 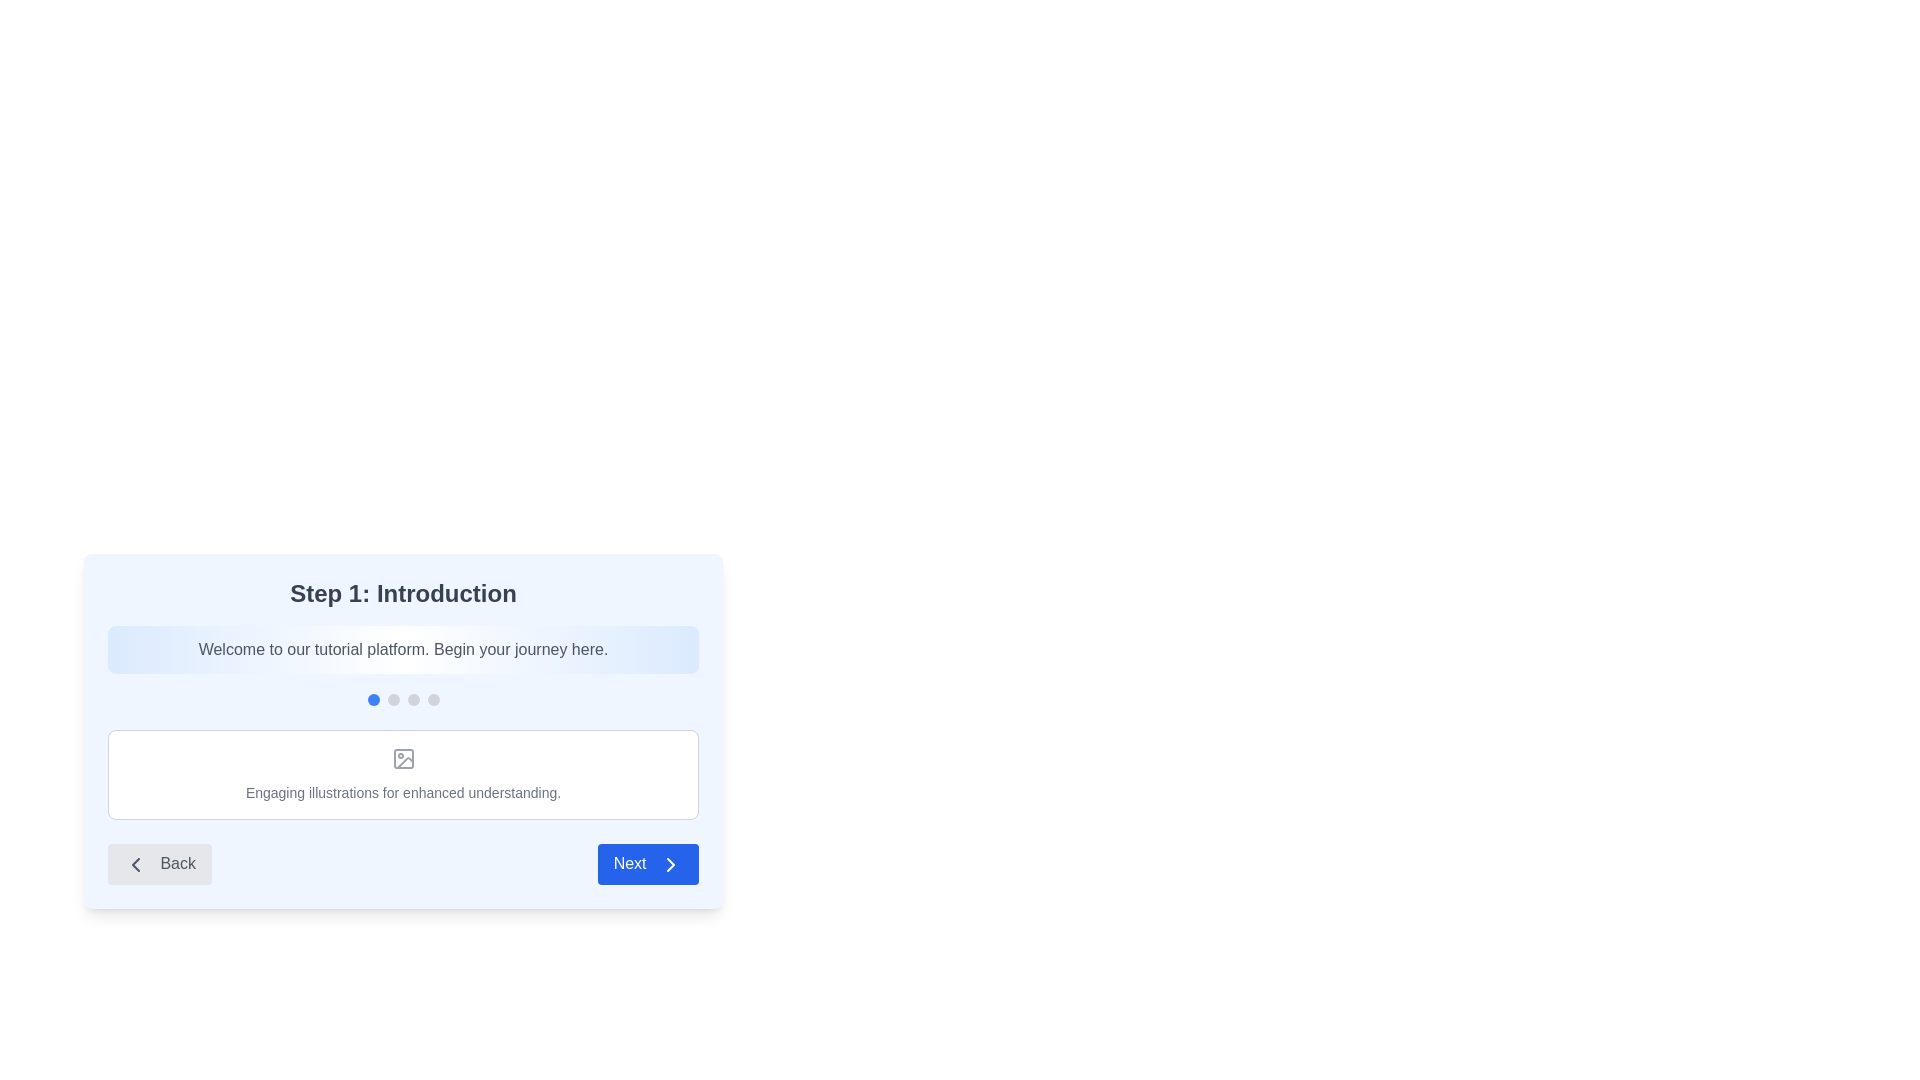 What do you see at coordinates (402, 650) in the screenshot?
I see `welcoming text content displayed in a paragraph-like form, which provides introductory context for the tutorial platform` at bounding box center [402, 650].